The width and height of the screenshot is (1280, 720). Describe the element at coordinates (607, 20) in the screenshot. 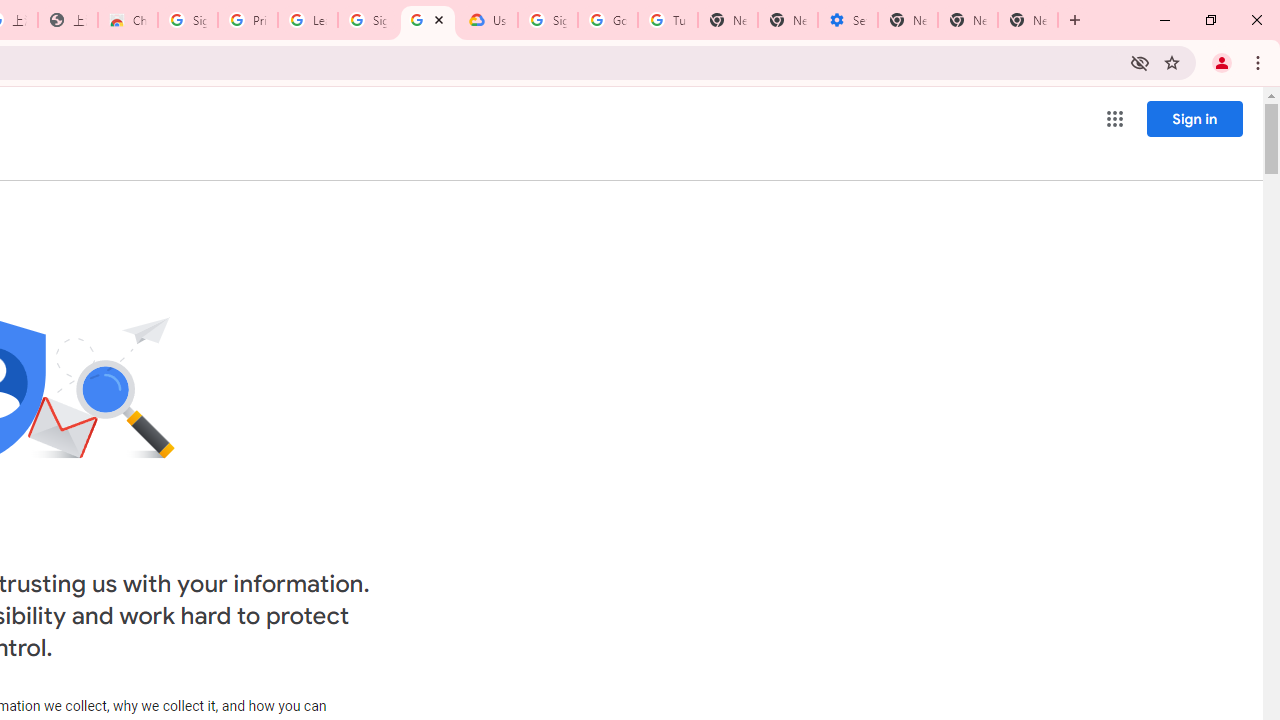

I see `'Google Account Help'` at that location.